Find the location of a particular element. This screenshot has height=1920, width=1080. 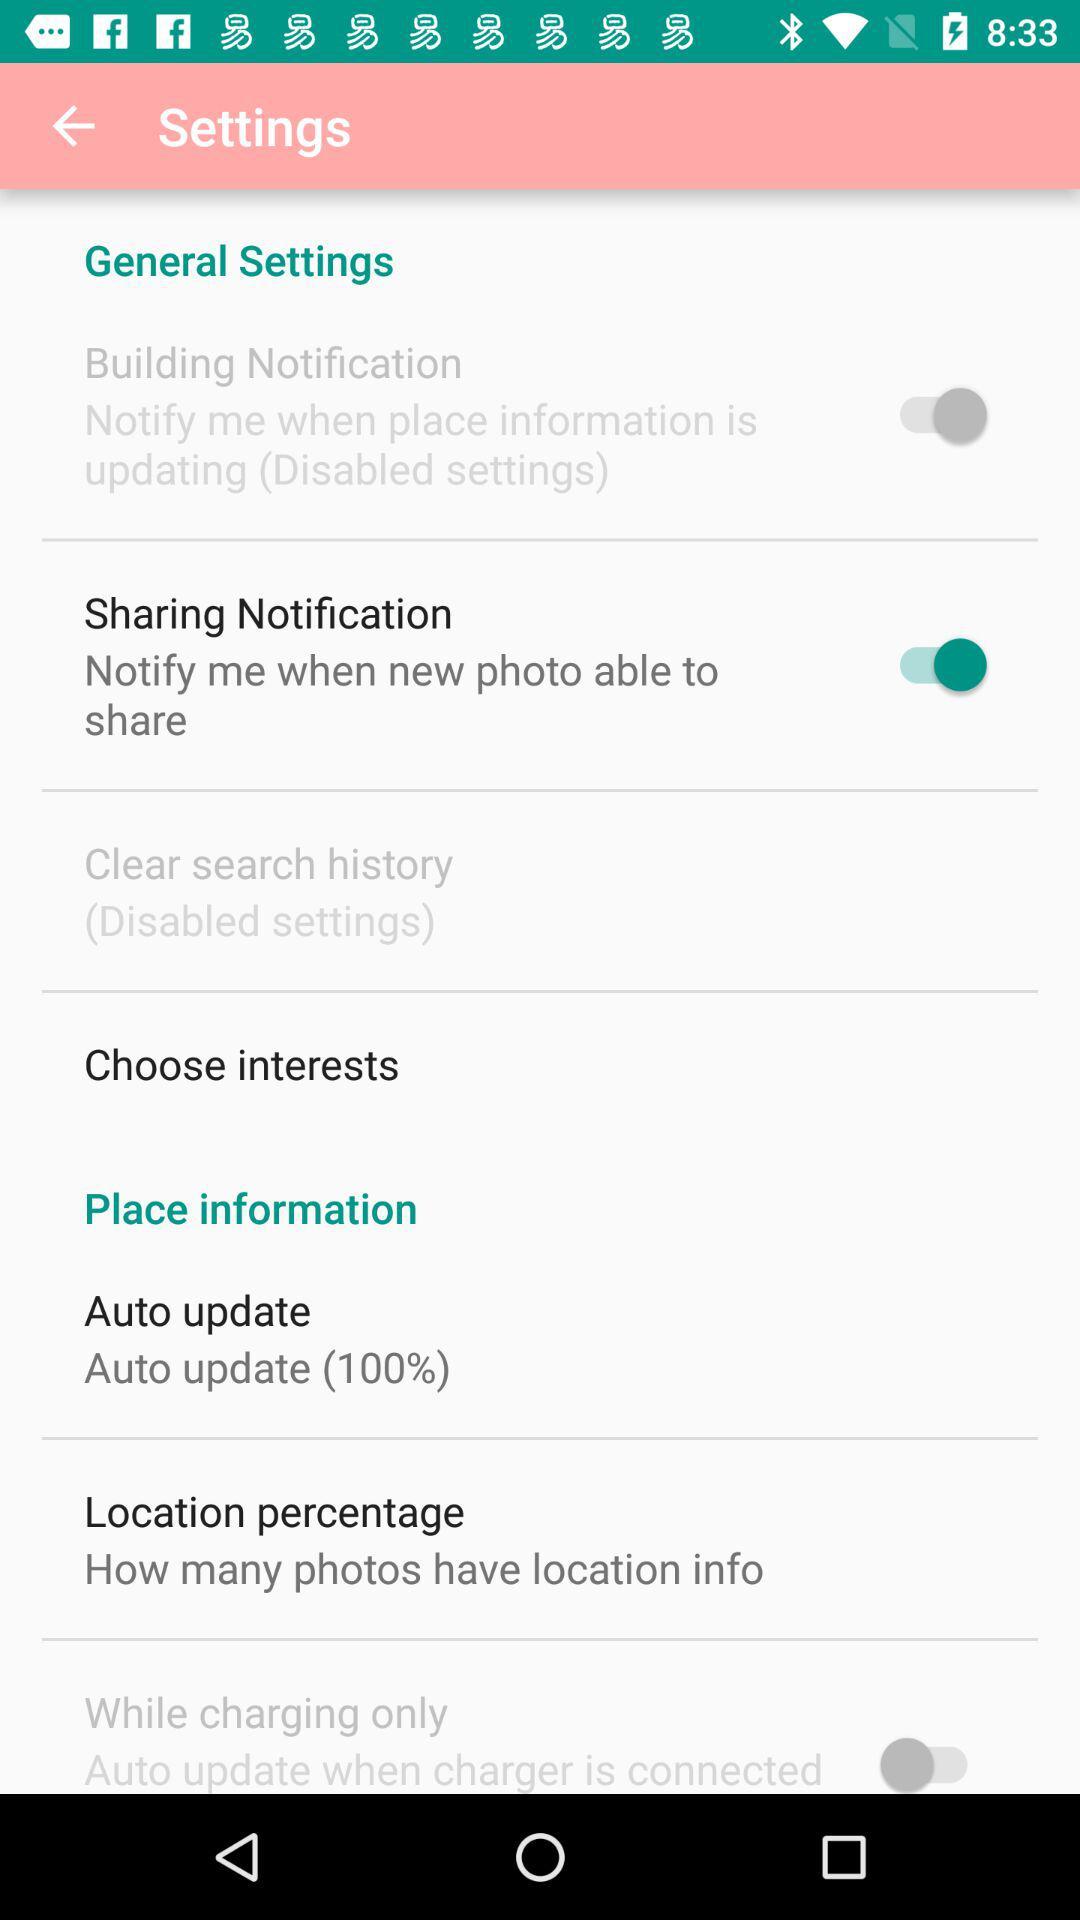

item above (disabled settings) icon is located at coordinates (267, 862).